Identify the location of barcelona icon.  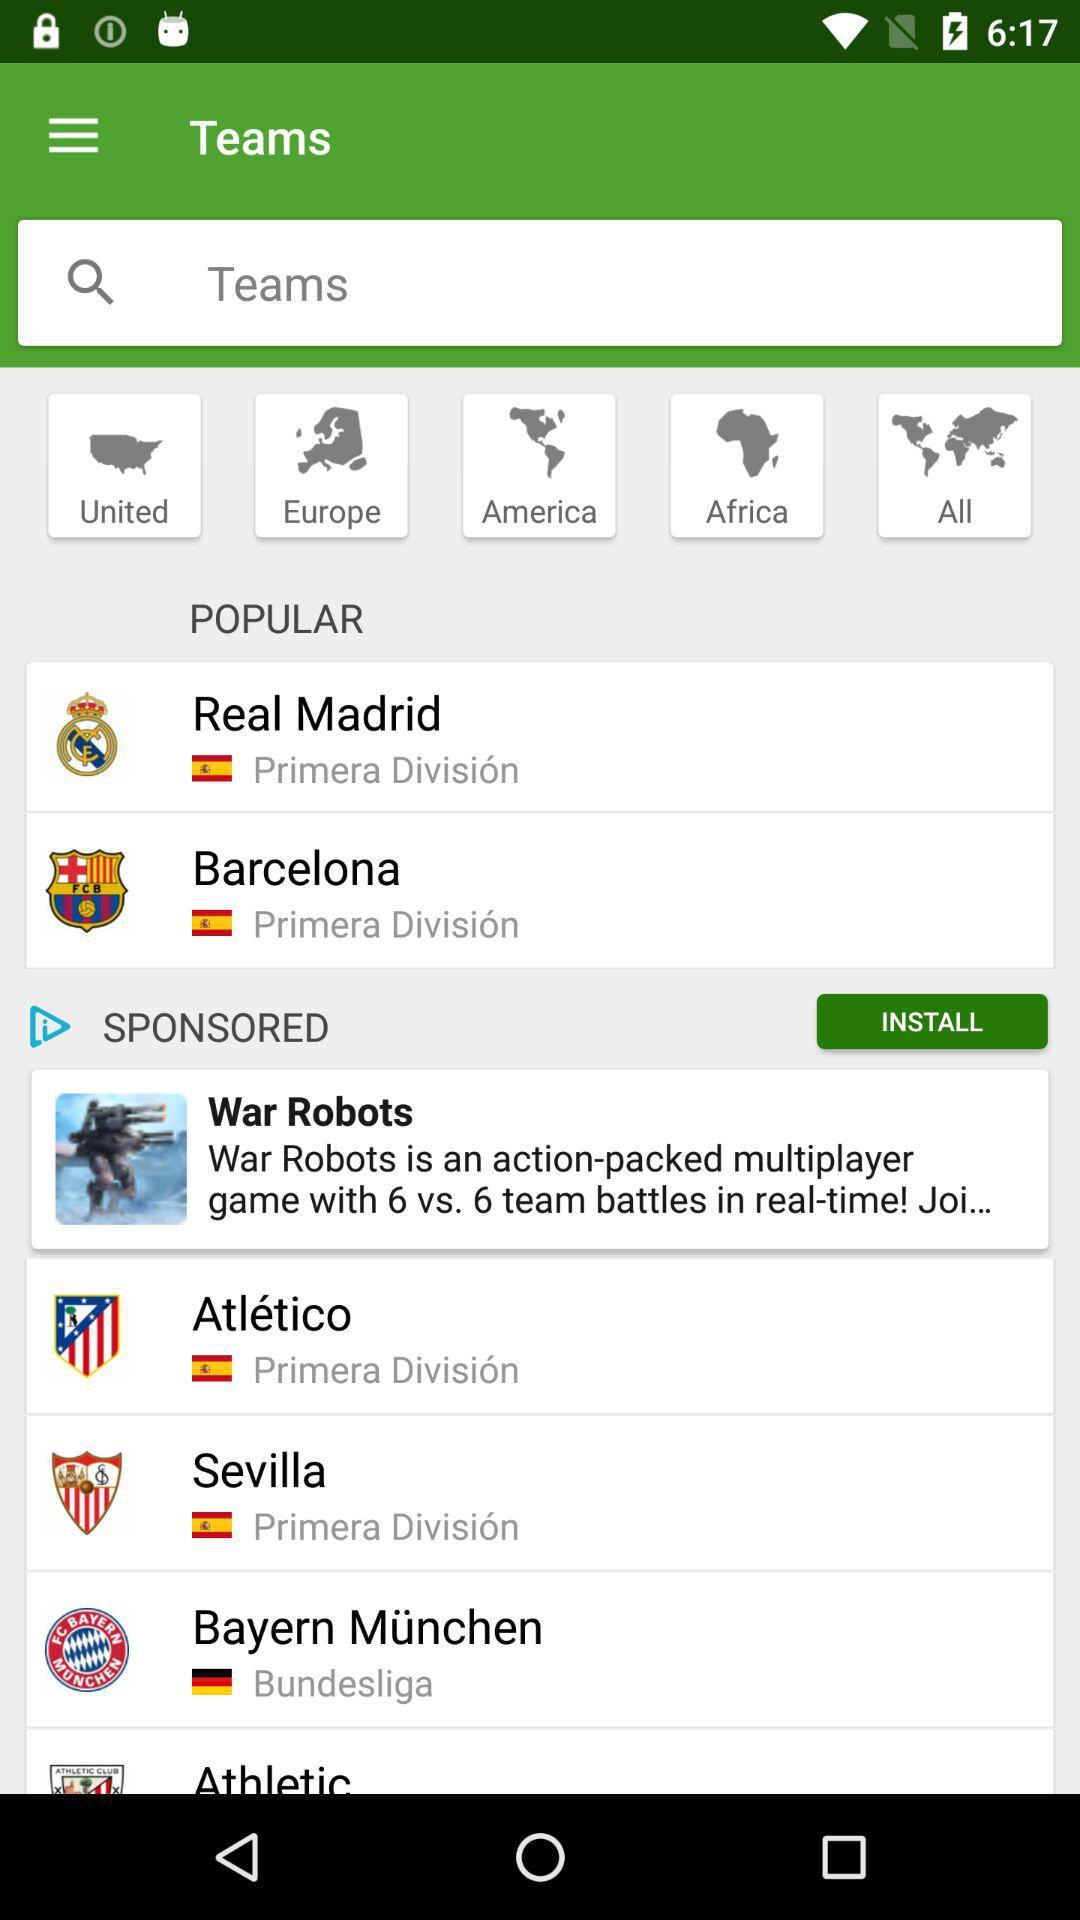
(608, 866).